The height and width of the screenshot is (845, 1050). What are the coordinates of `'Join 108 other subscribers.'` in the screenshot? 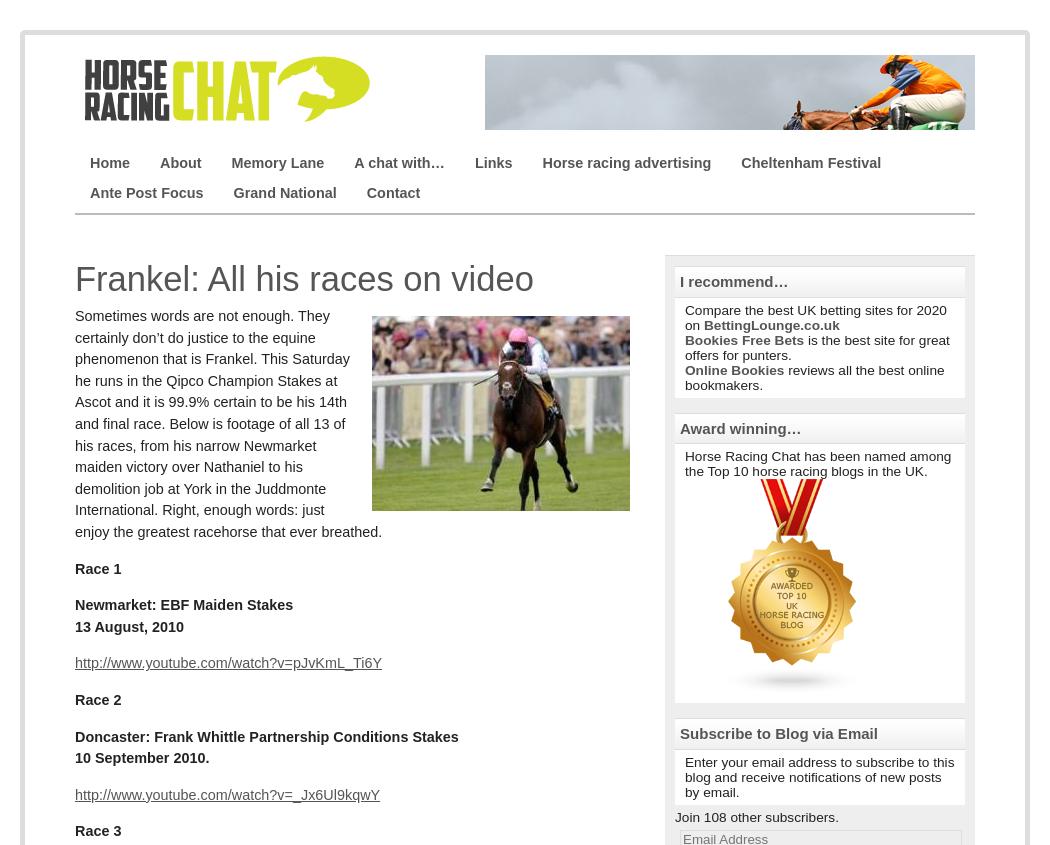 It's located at (756, 816).